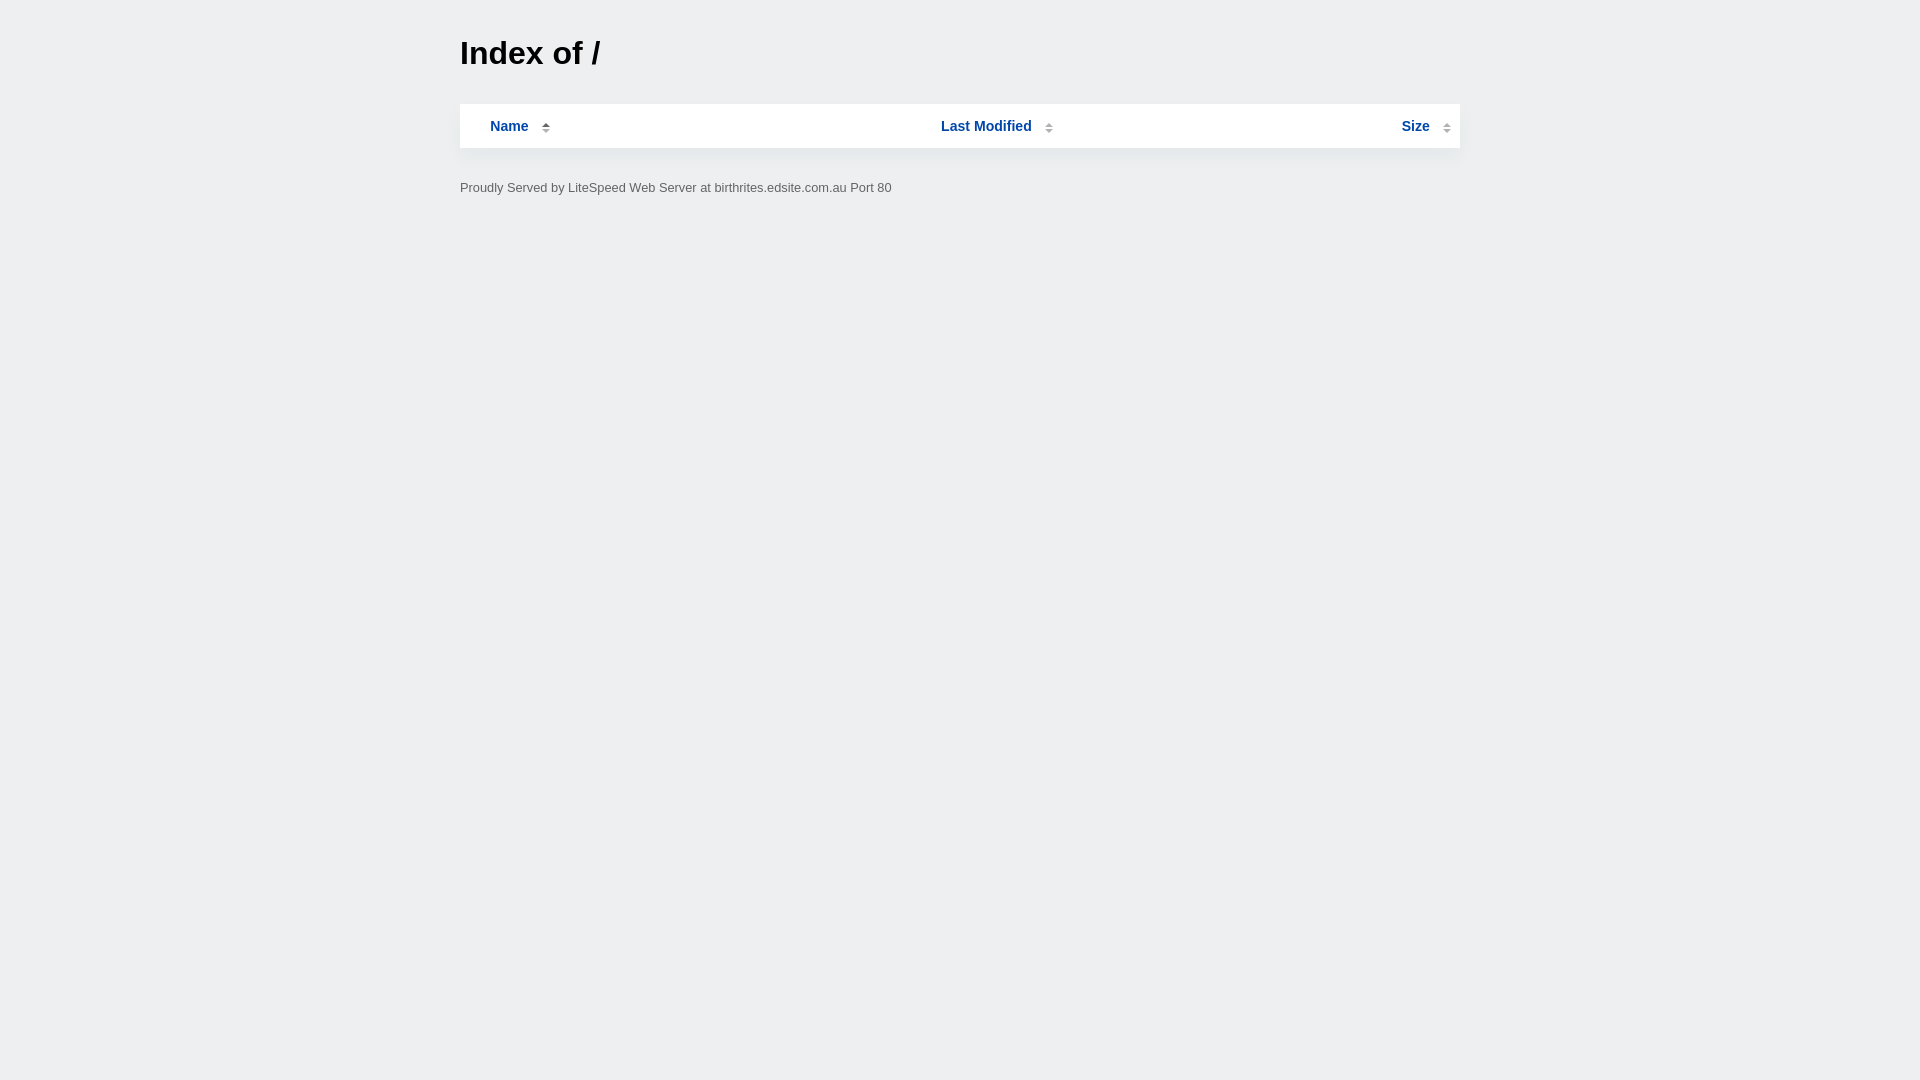 The height and width of the screenshot is (1080, 1920). Describe the element at coordinates (1400, 126) in the screenshot. I see `'Size'` at that location.